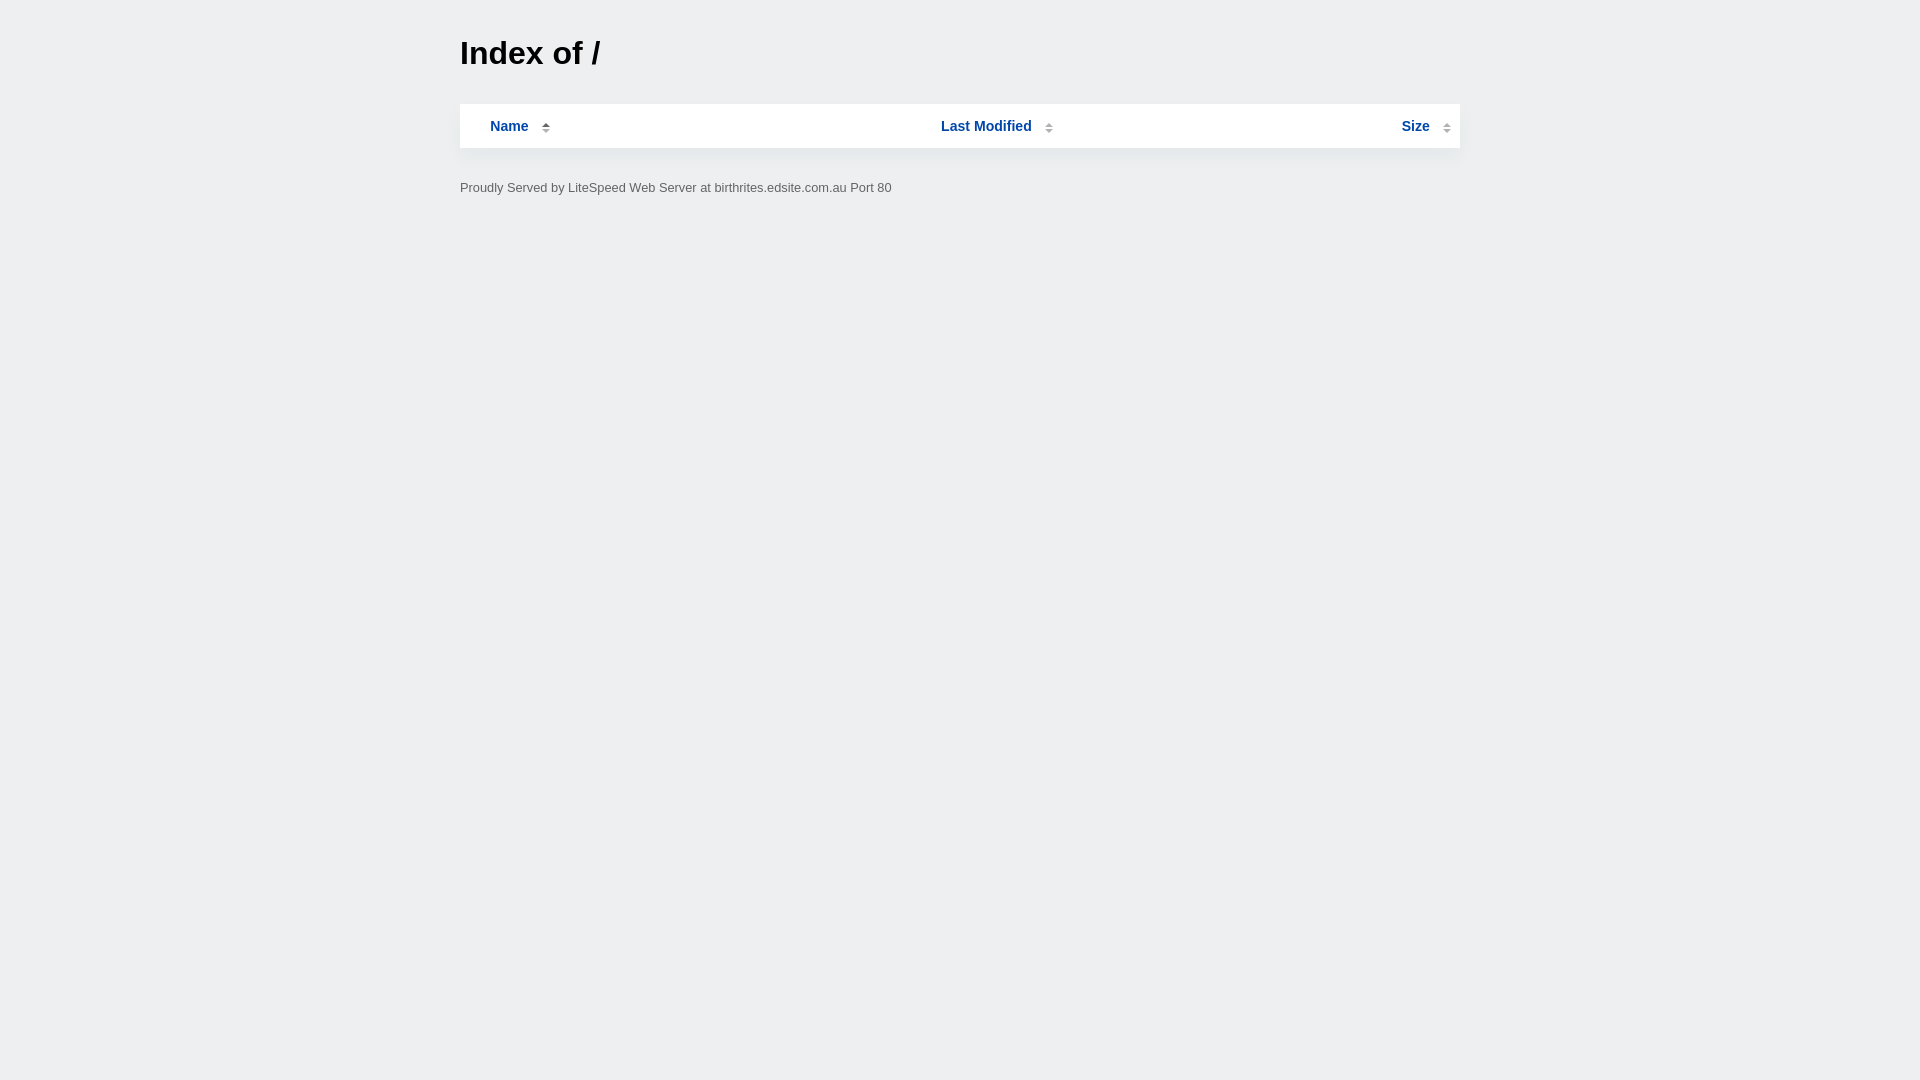 The height and width of the screenshot is (1080, 1920). Describe the element at coordinates (1400, 126) in the screenshot. I see `'Size'` at that location.